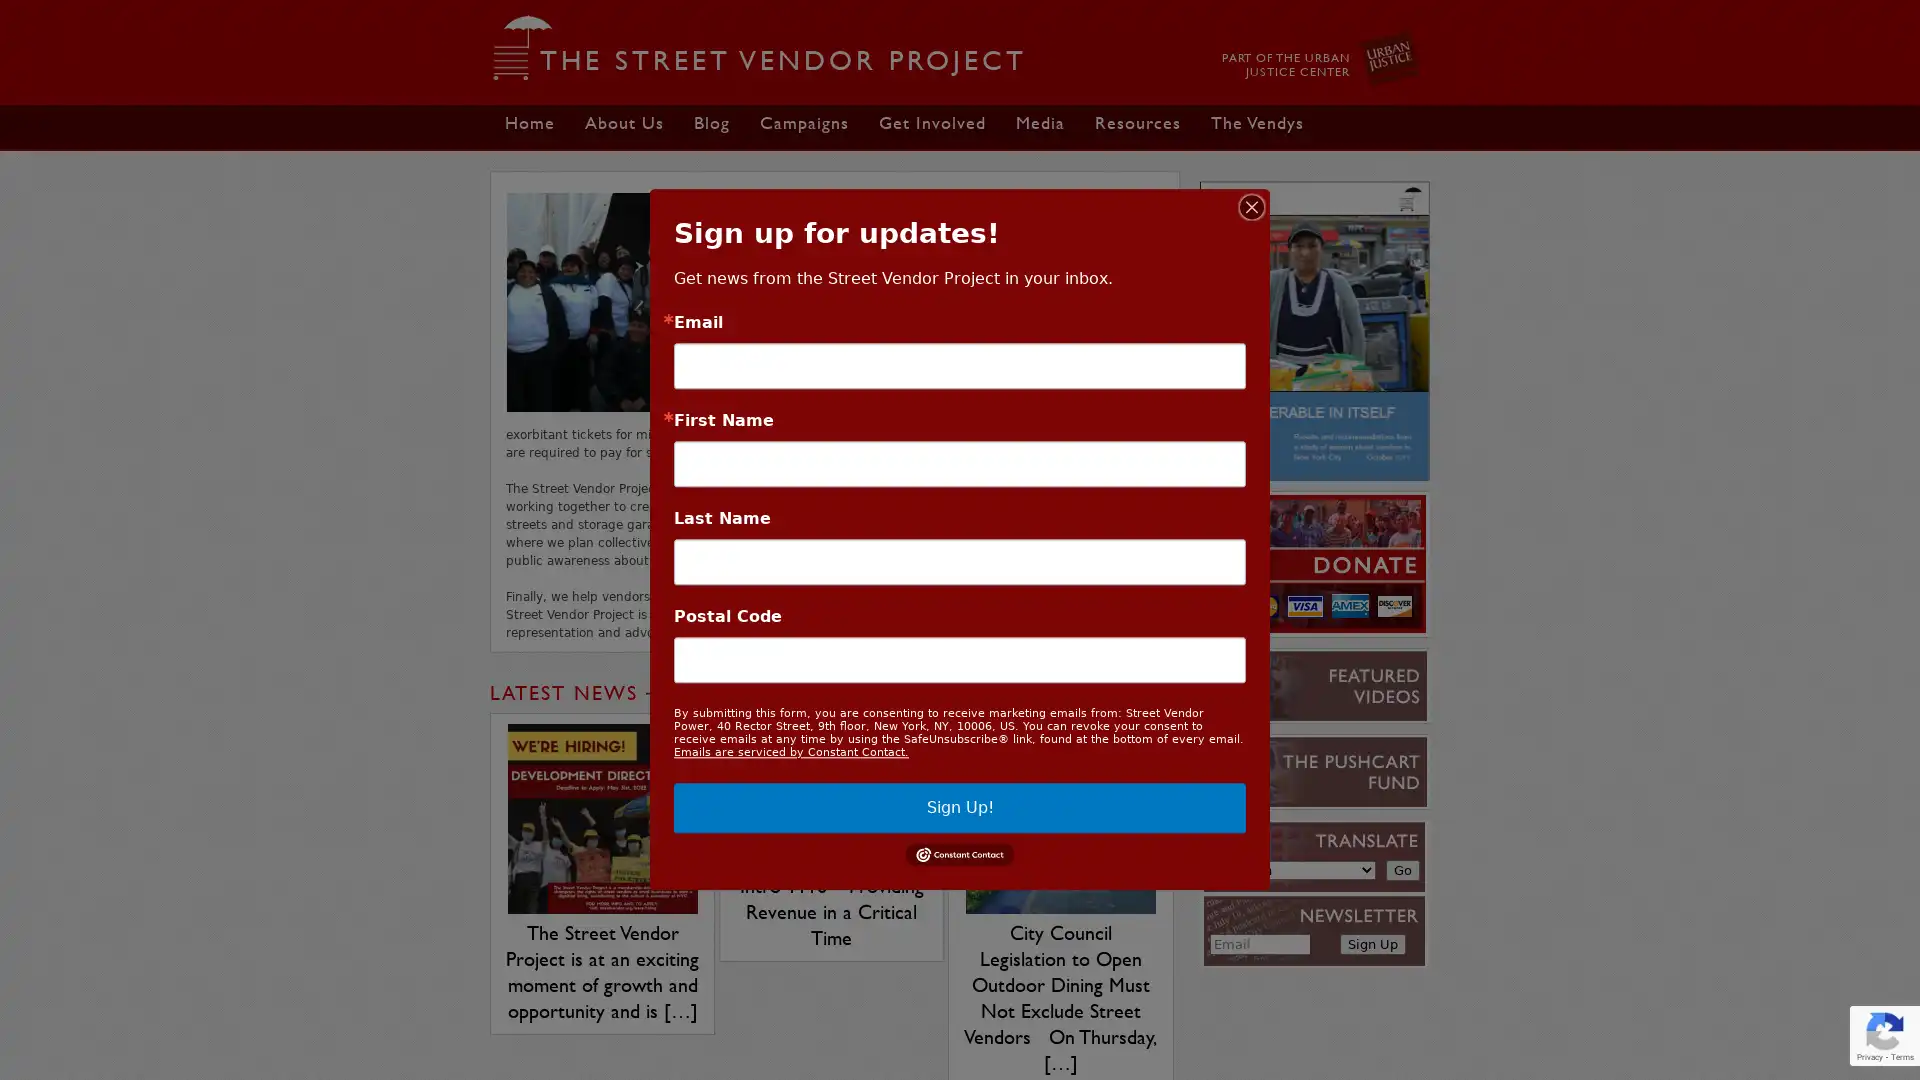  Describe the element at coordinates (1251, 207) in the screenshot. I see `Close` at that location.